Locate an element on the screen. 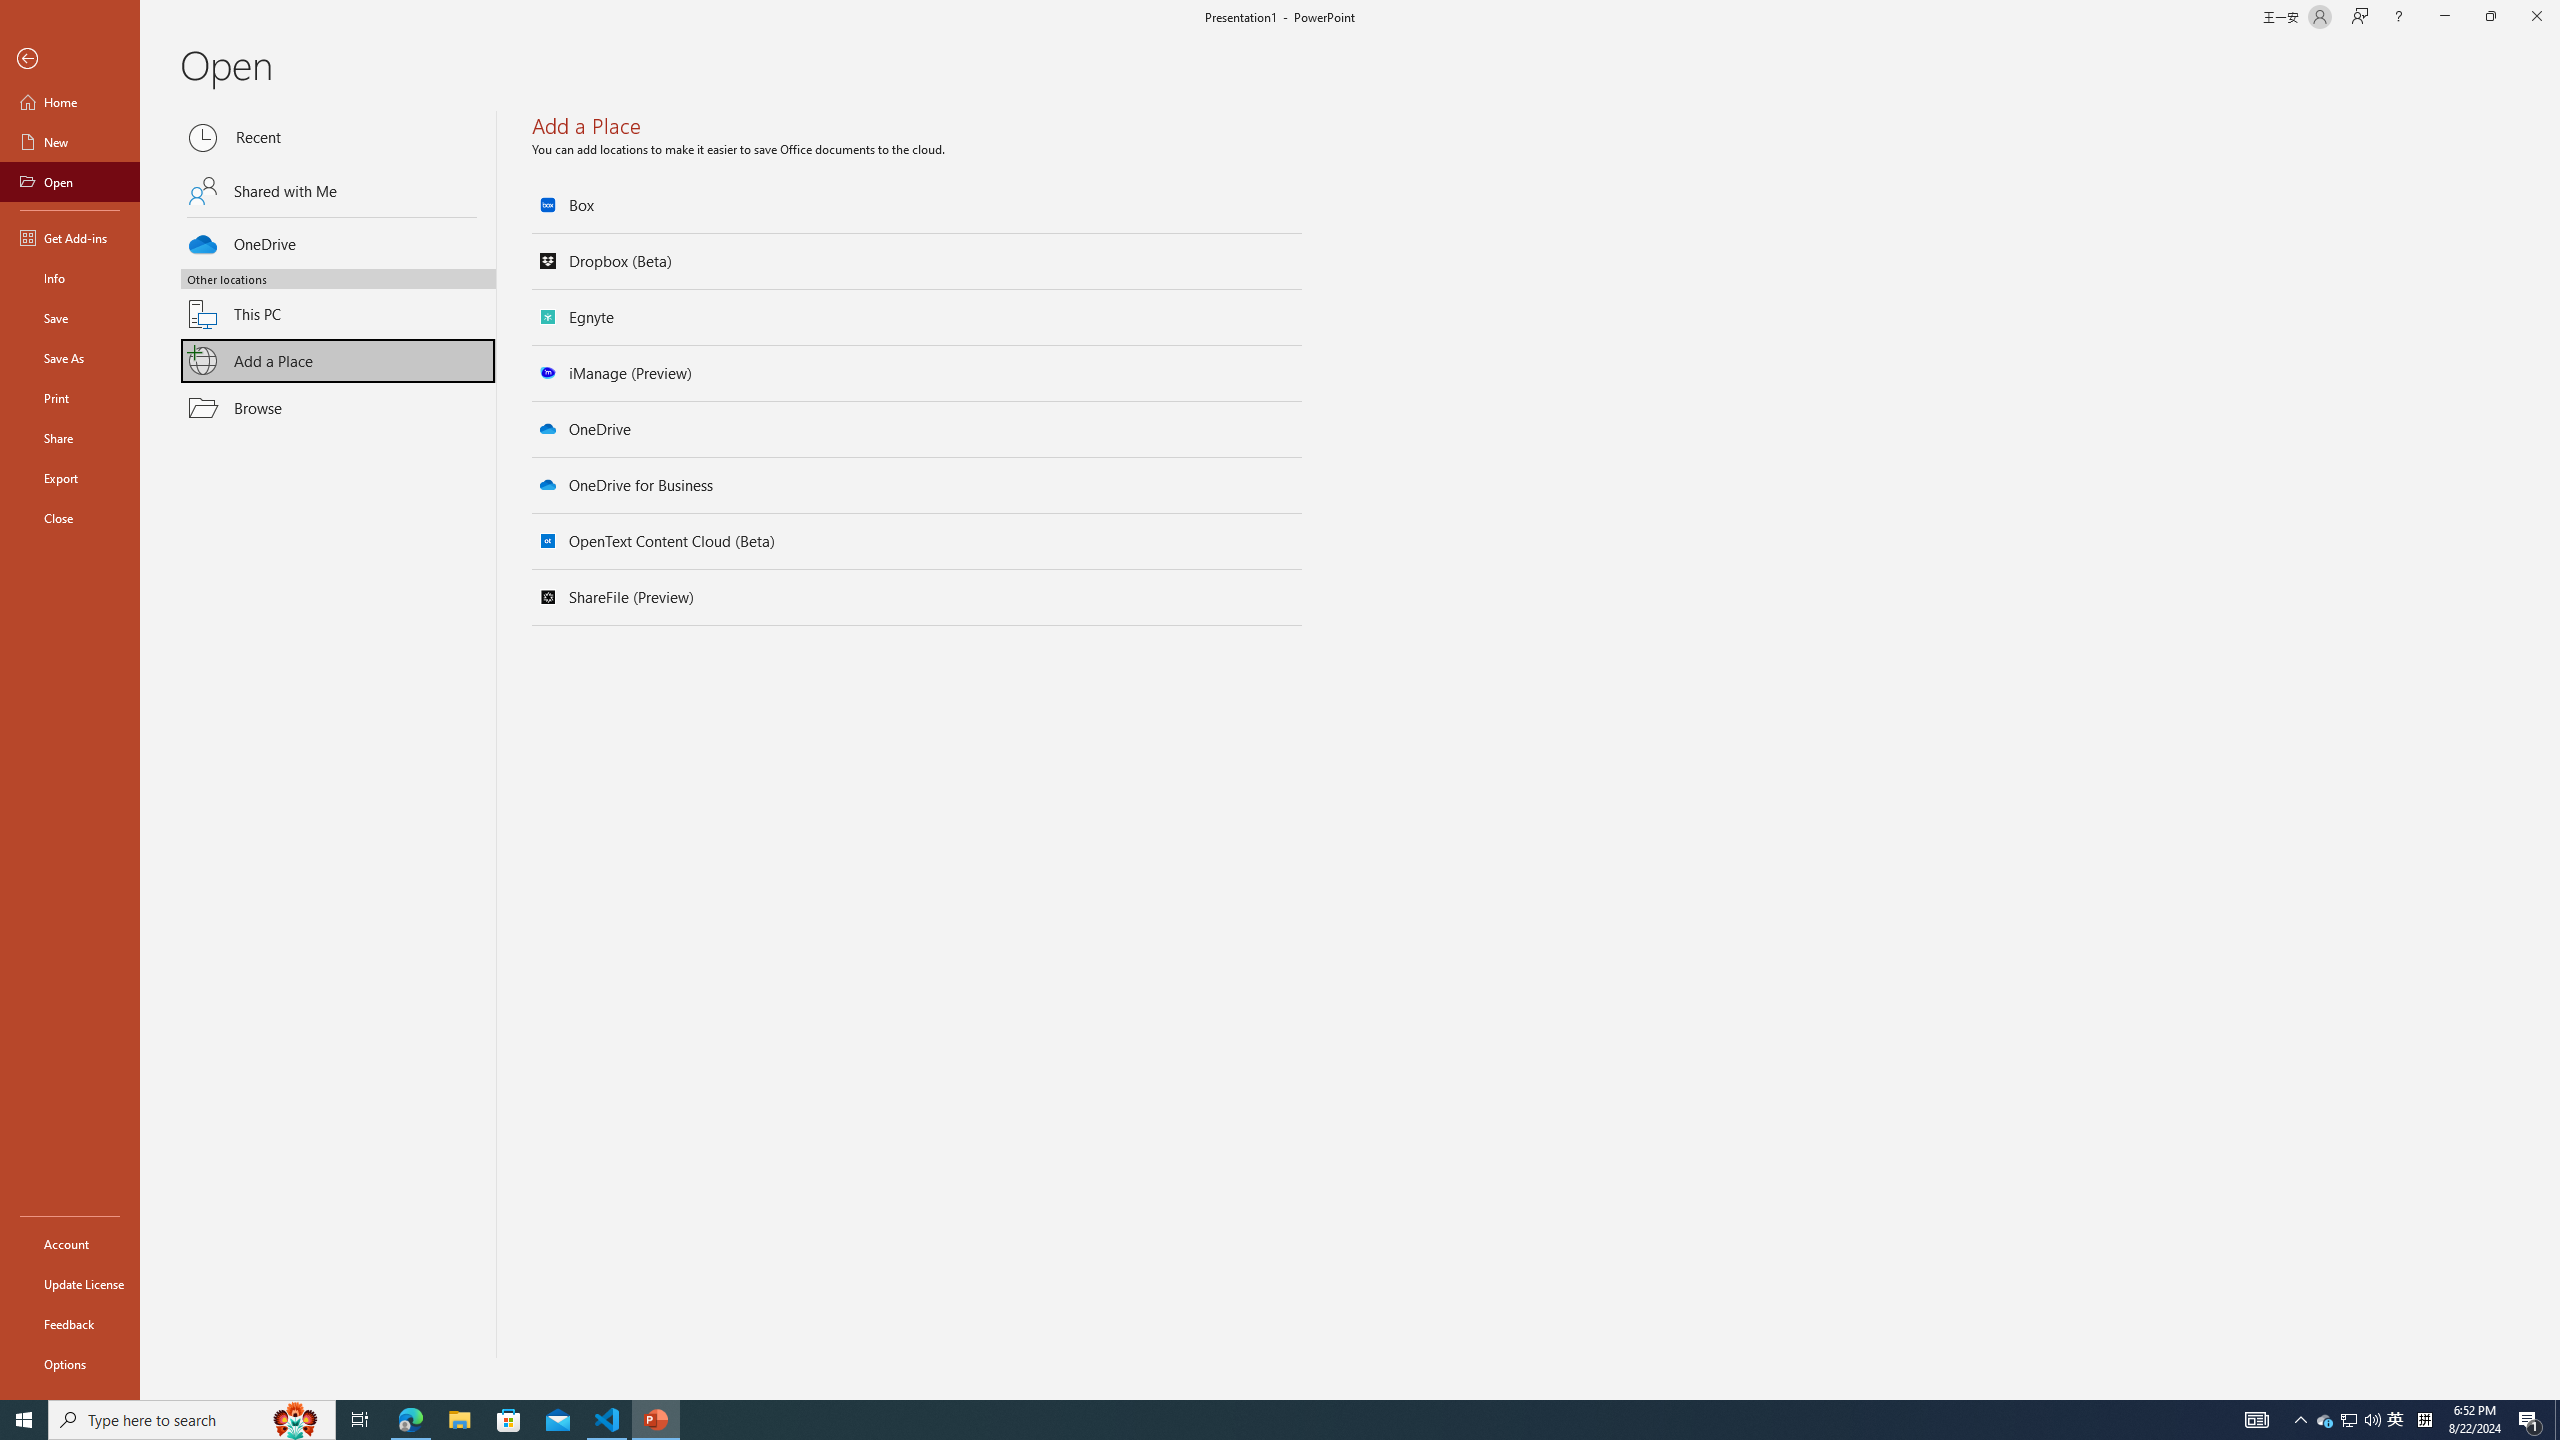 The height and width of the screenshot is (1440, 2560). 'Print' is located at coordinates (69, 397).